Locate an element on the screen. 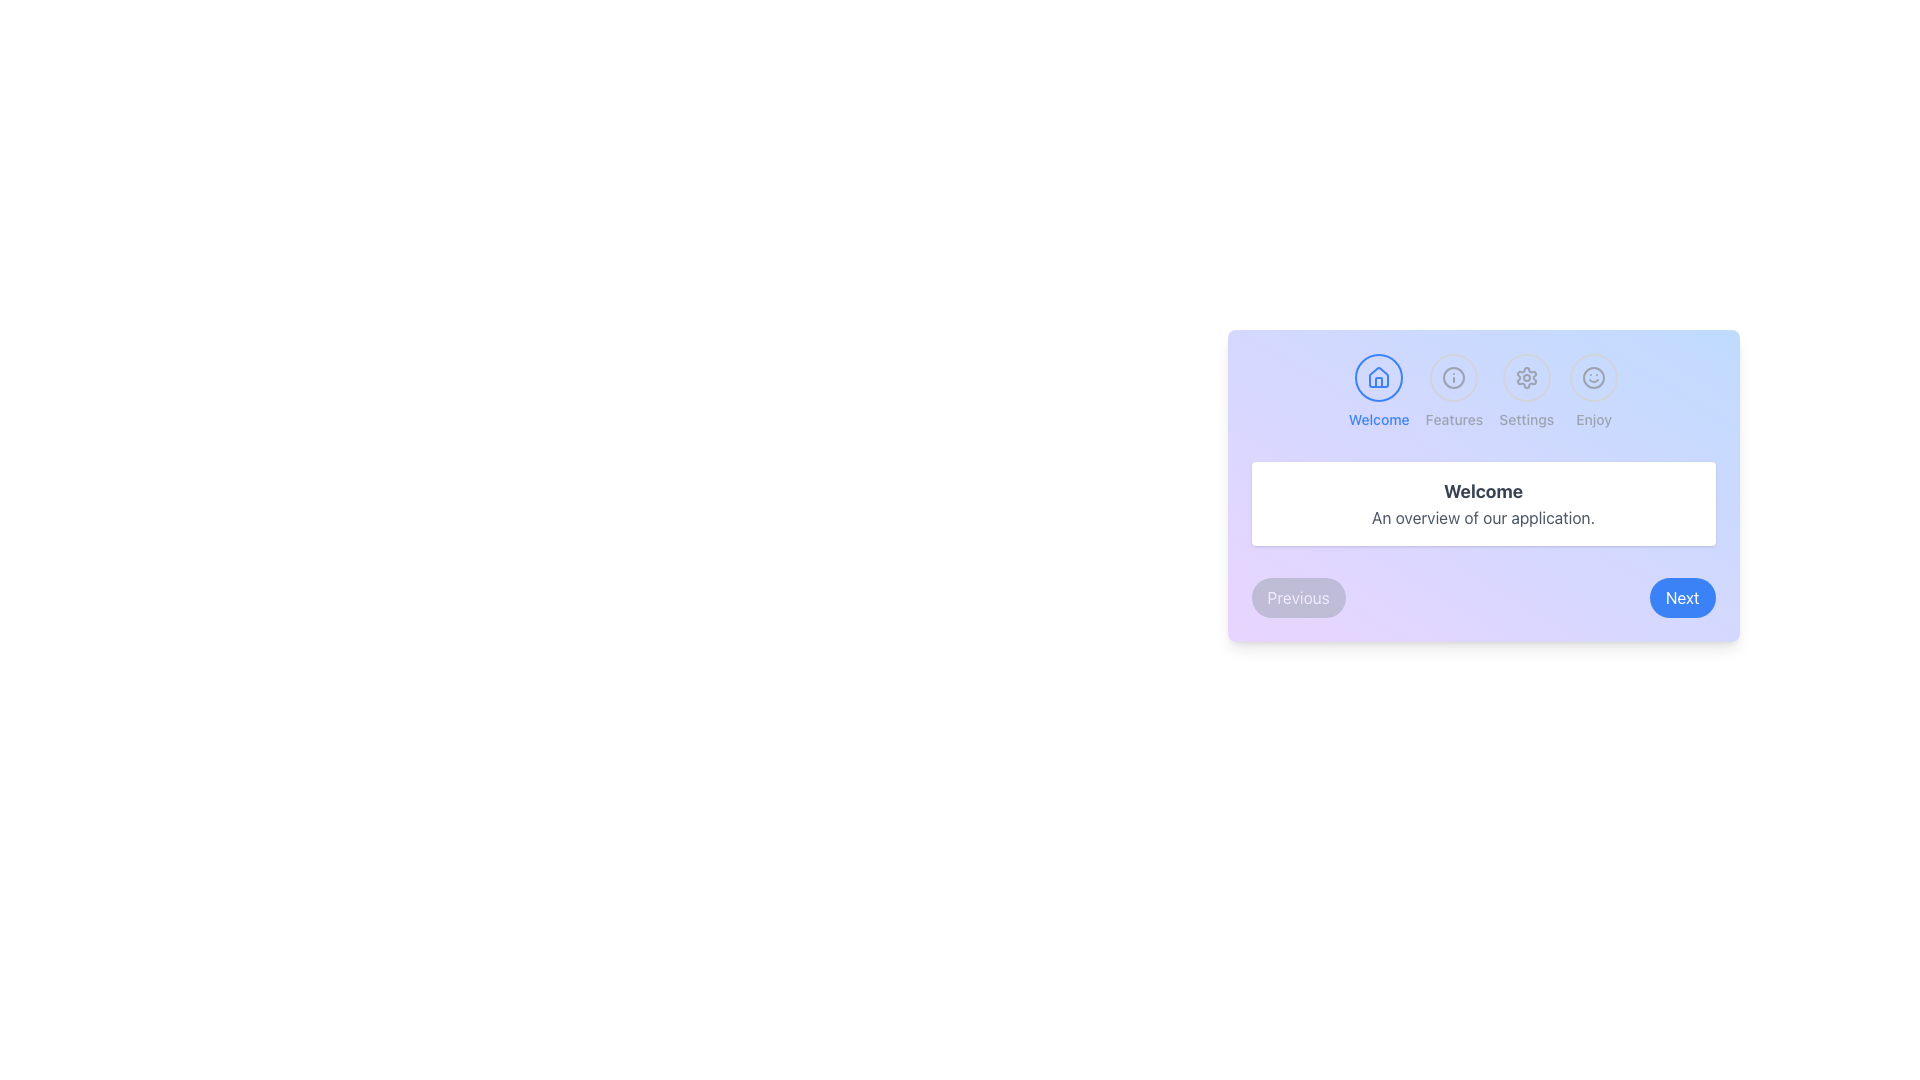 The image size is (1920, 1080). the circular icon button that resembles an information icon, located above the 'Features' text is located at coordinates (1454, 378).